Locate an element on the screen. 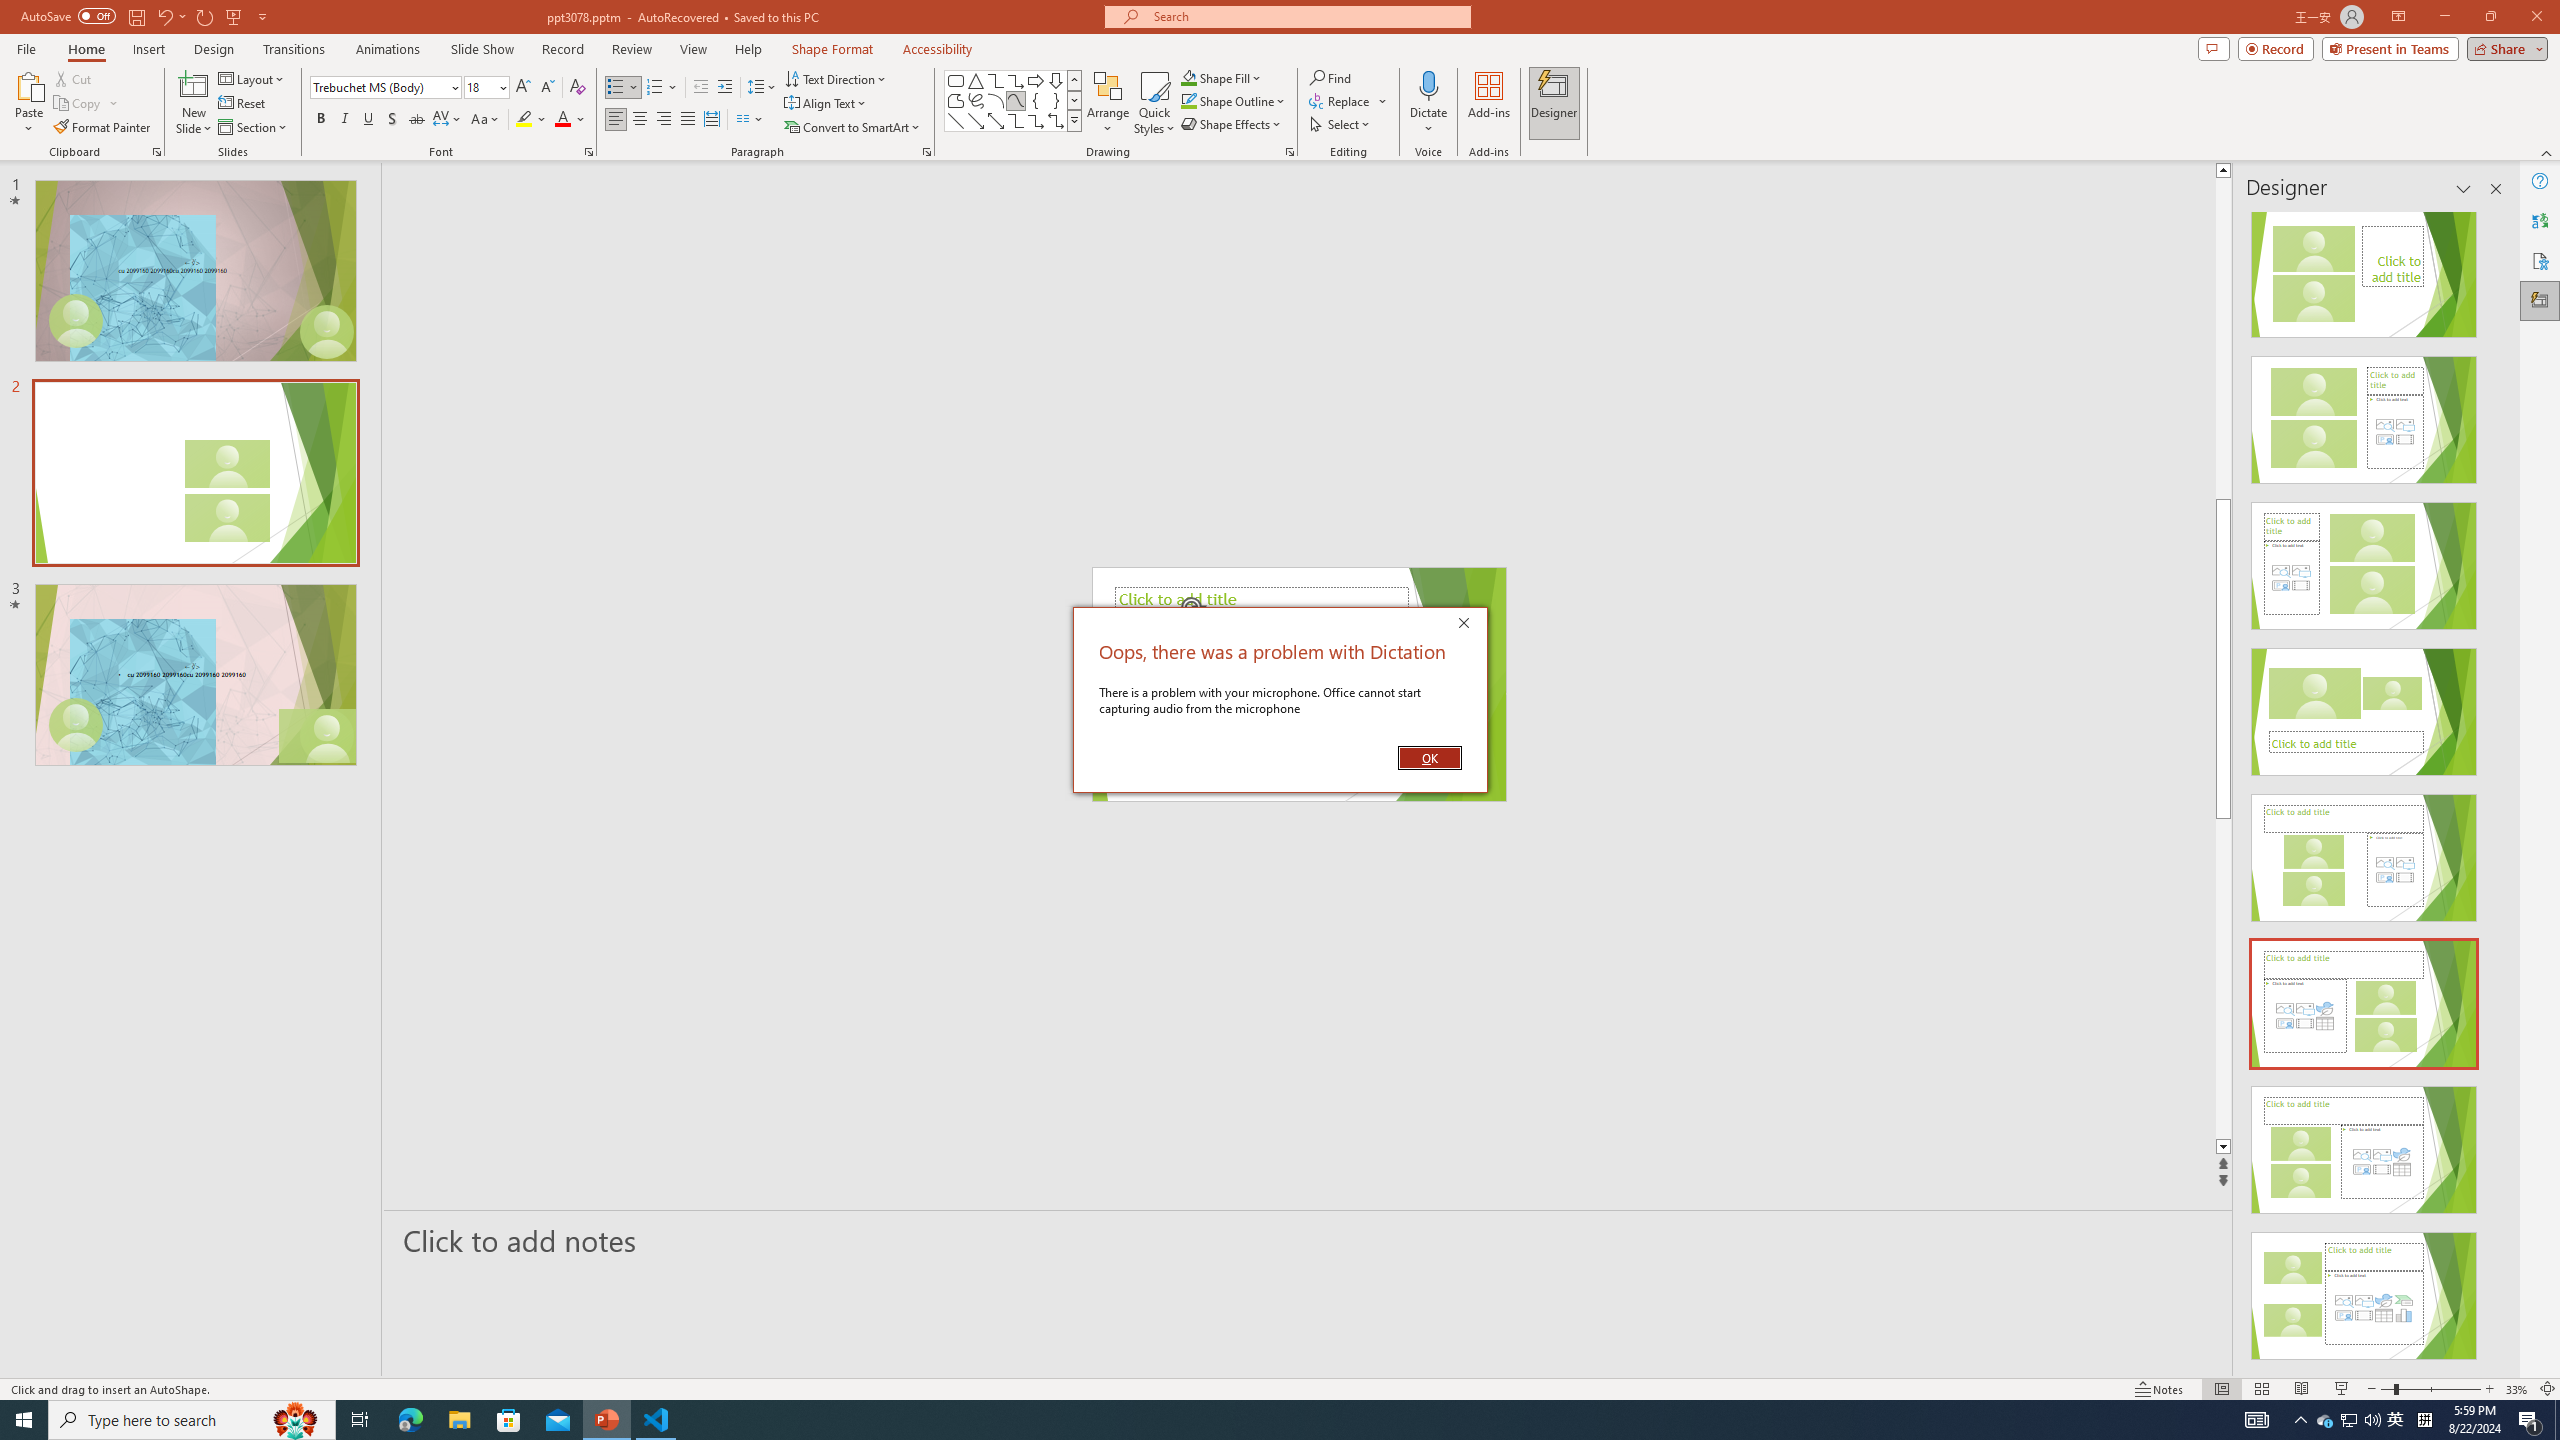 The width and height of the screenshot is (2560, 1440). 'Line Arrow: Double' is located at coordinates (994, 119).